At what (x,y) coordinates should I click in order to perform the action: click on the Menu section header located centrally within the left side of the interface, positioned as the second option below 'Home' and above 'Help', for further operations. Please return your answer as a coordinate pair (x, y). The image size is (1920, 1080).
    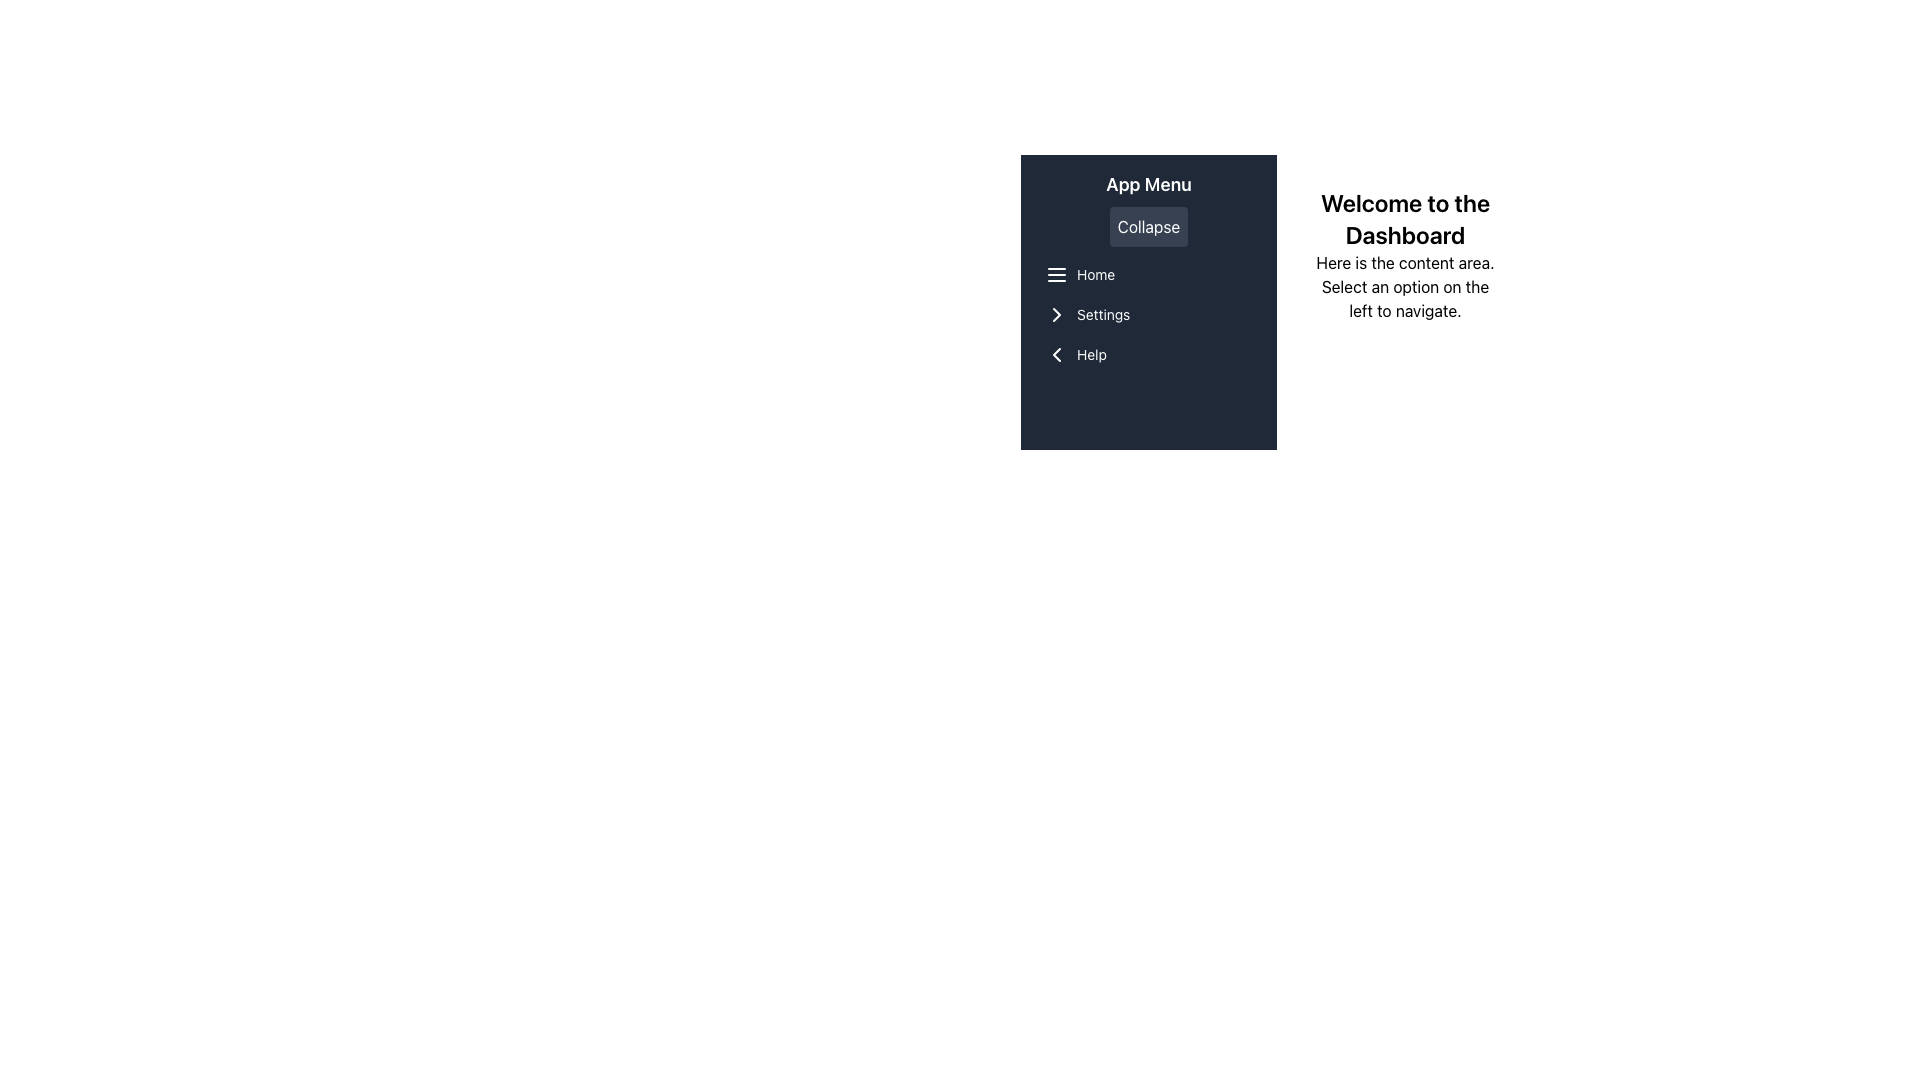
    Looking at the image, I should click on (1148, 315).